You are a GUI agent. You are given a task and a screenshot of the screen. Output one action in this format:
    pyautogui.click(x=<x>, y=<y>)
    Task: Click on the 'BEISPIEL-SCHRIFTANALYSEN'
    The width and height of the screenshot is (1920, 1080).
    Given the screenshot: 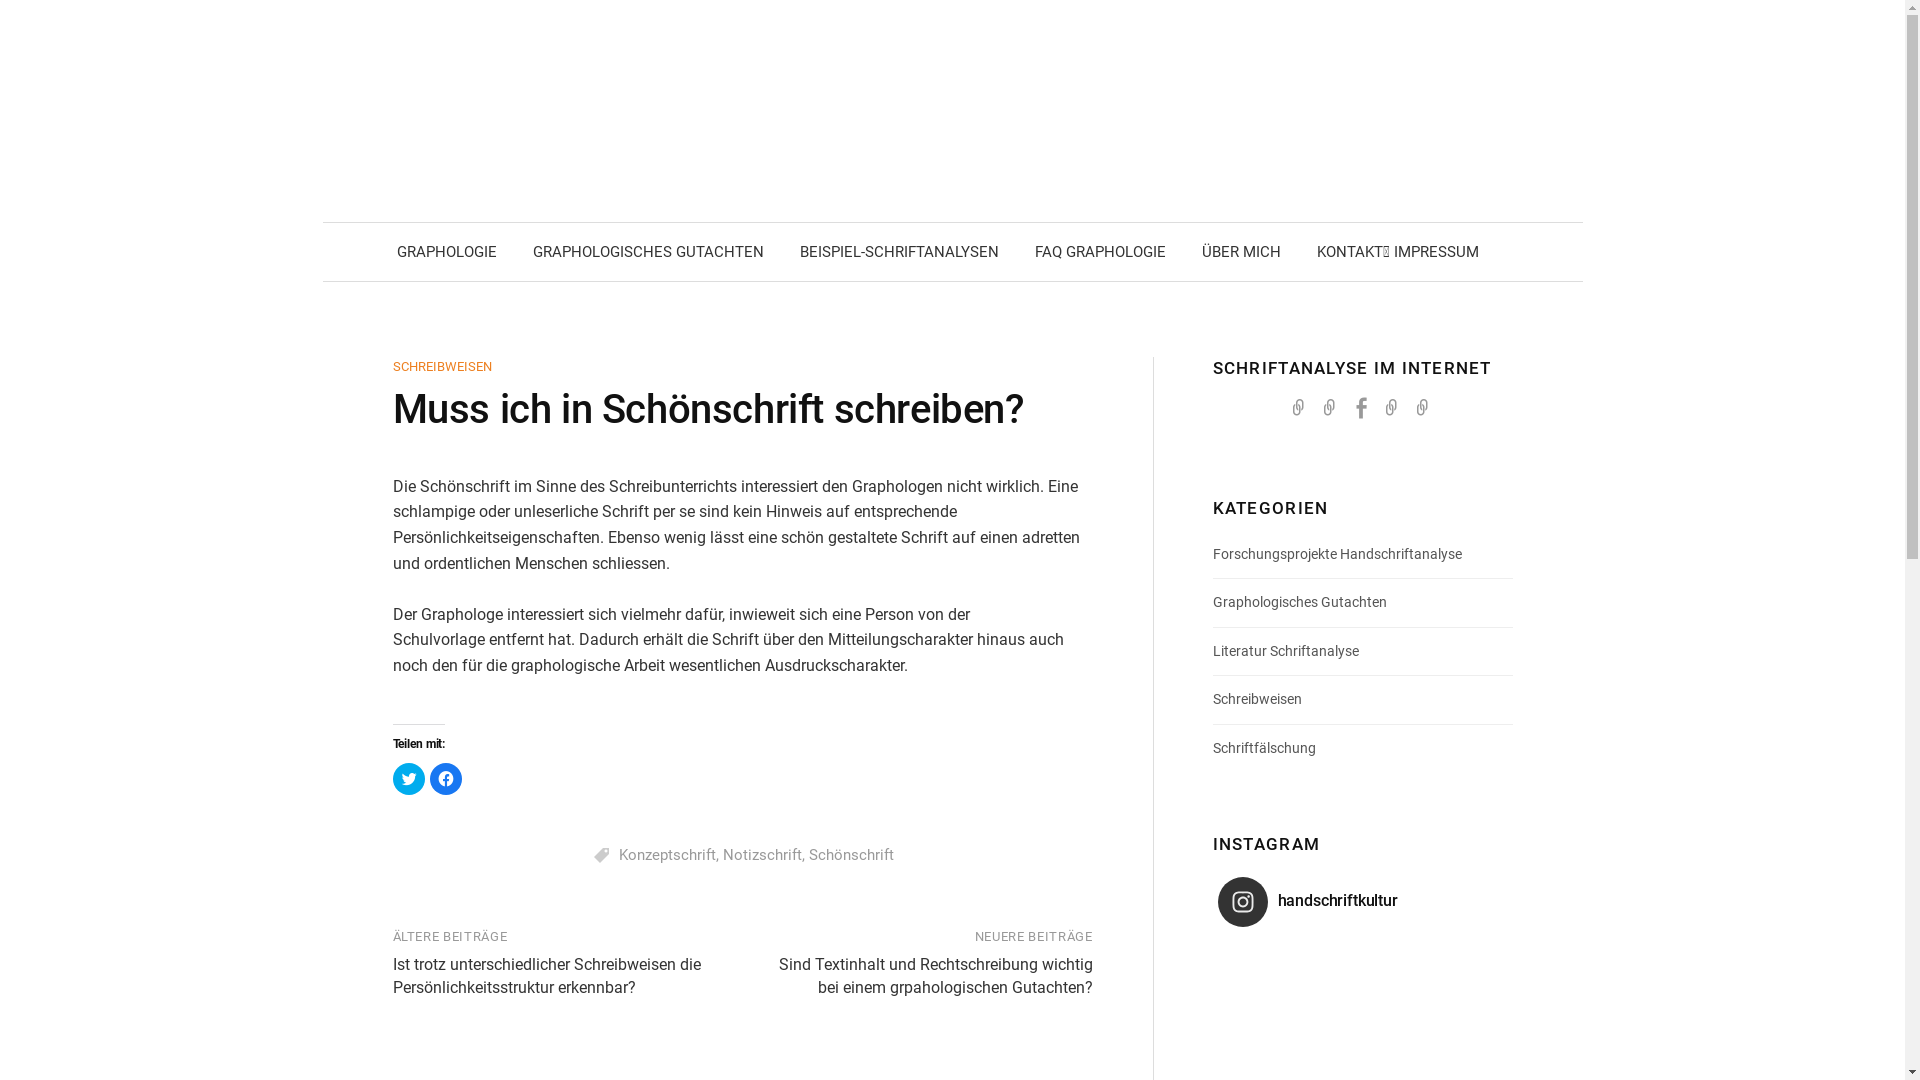 What is the action you would take?
    pyautogui.click(x=781, y=250)
    